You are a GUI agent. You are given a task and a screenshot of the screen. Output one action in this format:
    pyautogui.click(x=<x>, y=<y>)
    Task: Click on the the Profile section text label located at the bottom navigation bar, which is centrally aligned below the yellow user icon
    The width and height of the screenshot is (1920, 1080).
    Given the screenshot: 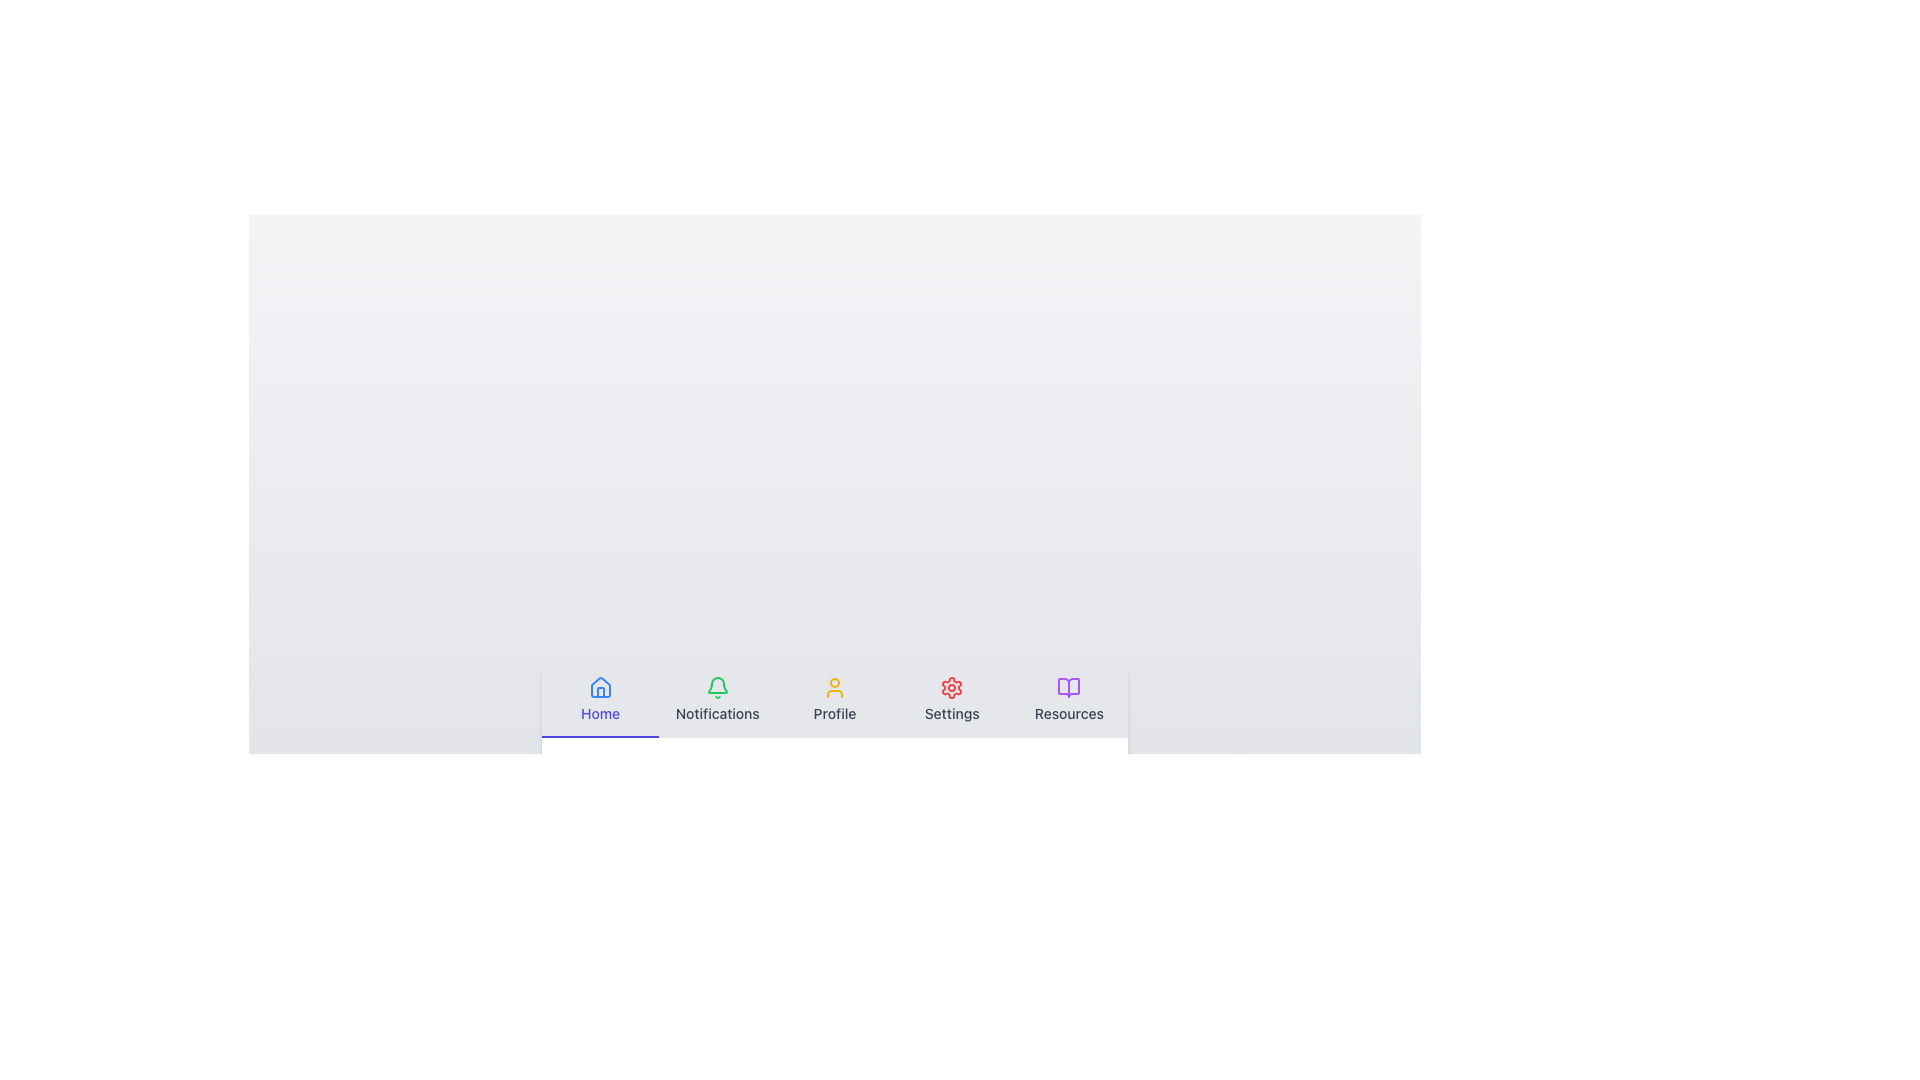 What is the action you would take?
    pyautogui.click(x=835, y=712)
    